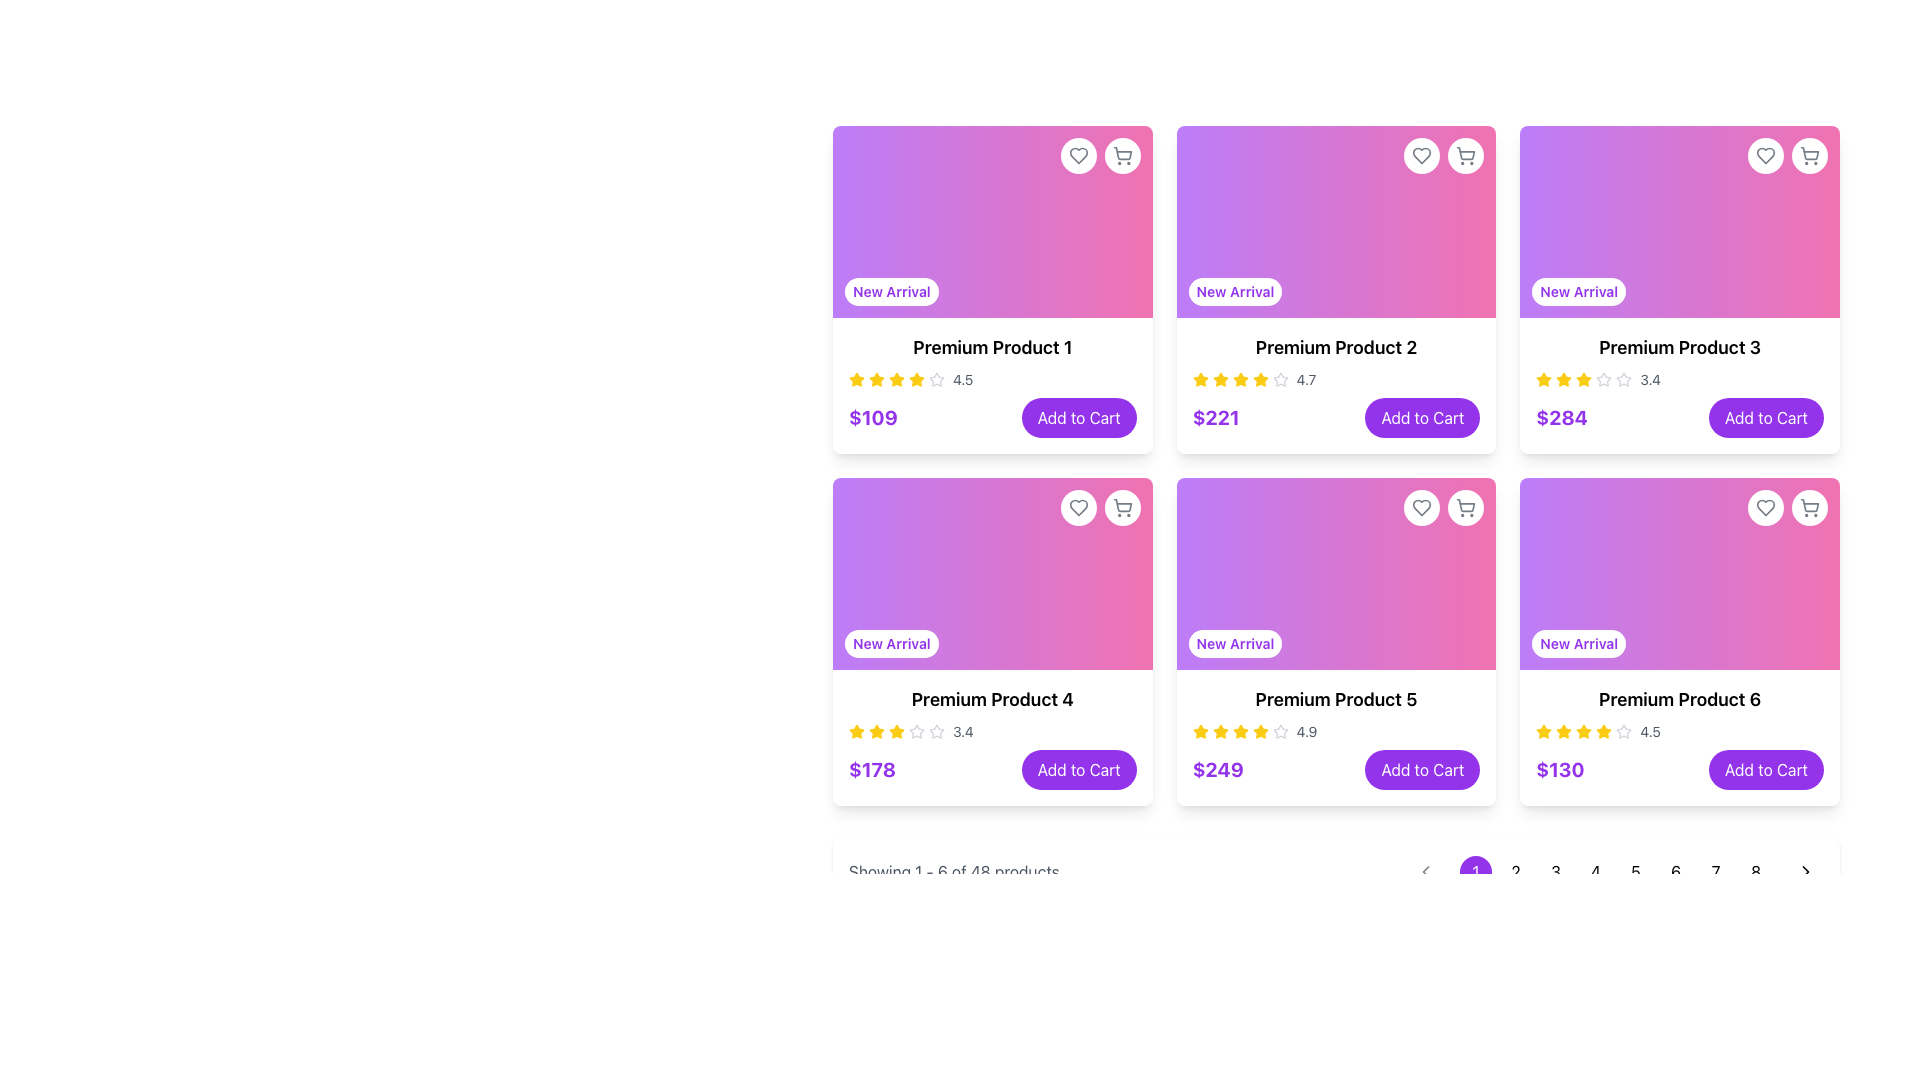 The width and height of the screenshot is (1920, 1080). Describe the element at coordinates (1421, 154) in the screenshot. I see `the favorite button located at the top-right corner of the card for 'Premium Product 2' to mark the product as a favorite` at that location.